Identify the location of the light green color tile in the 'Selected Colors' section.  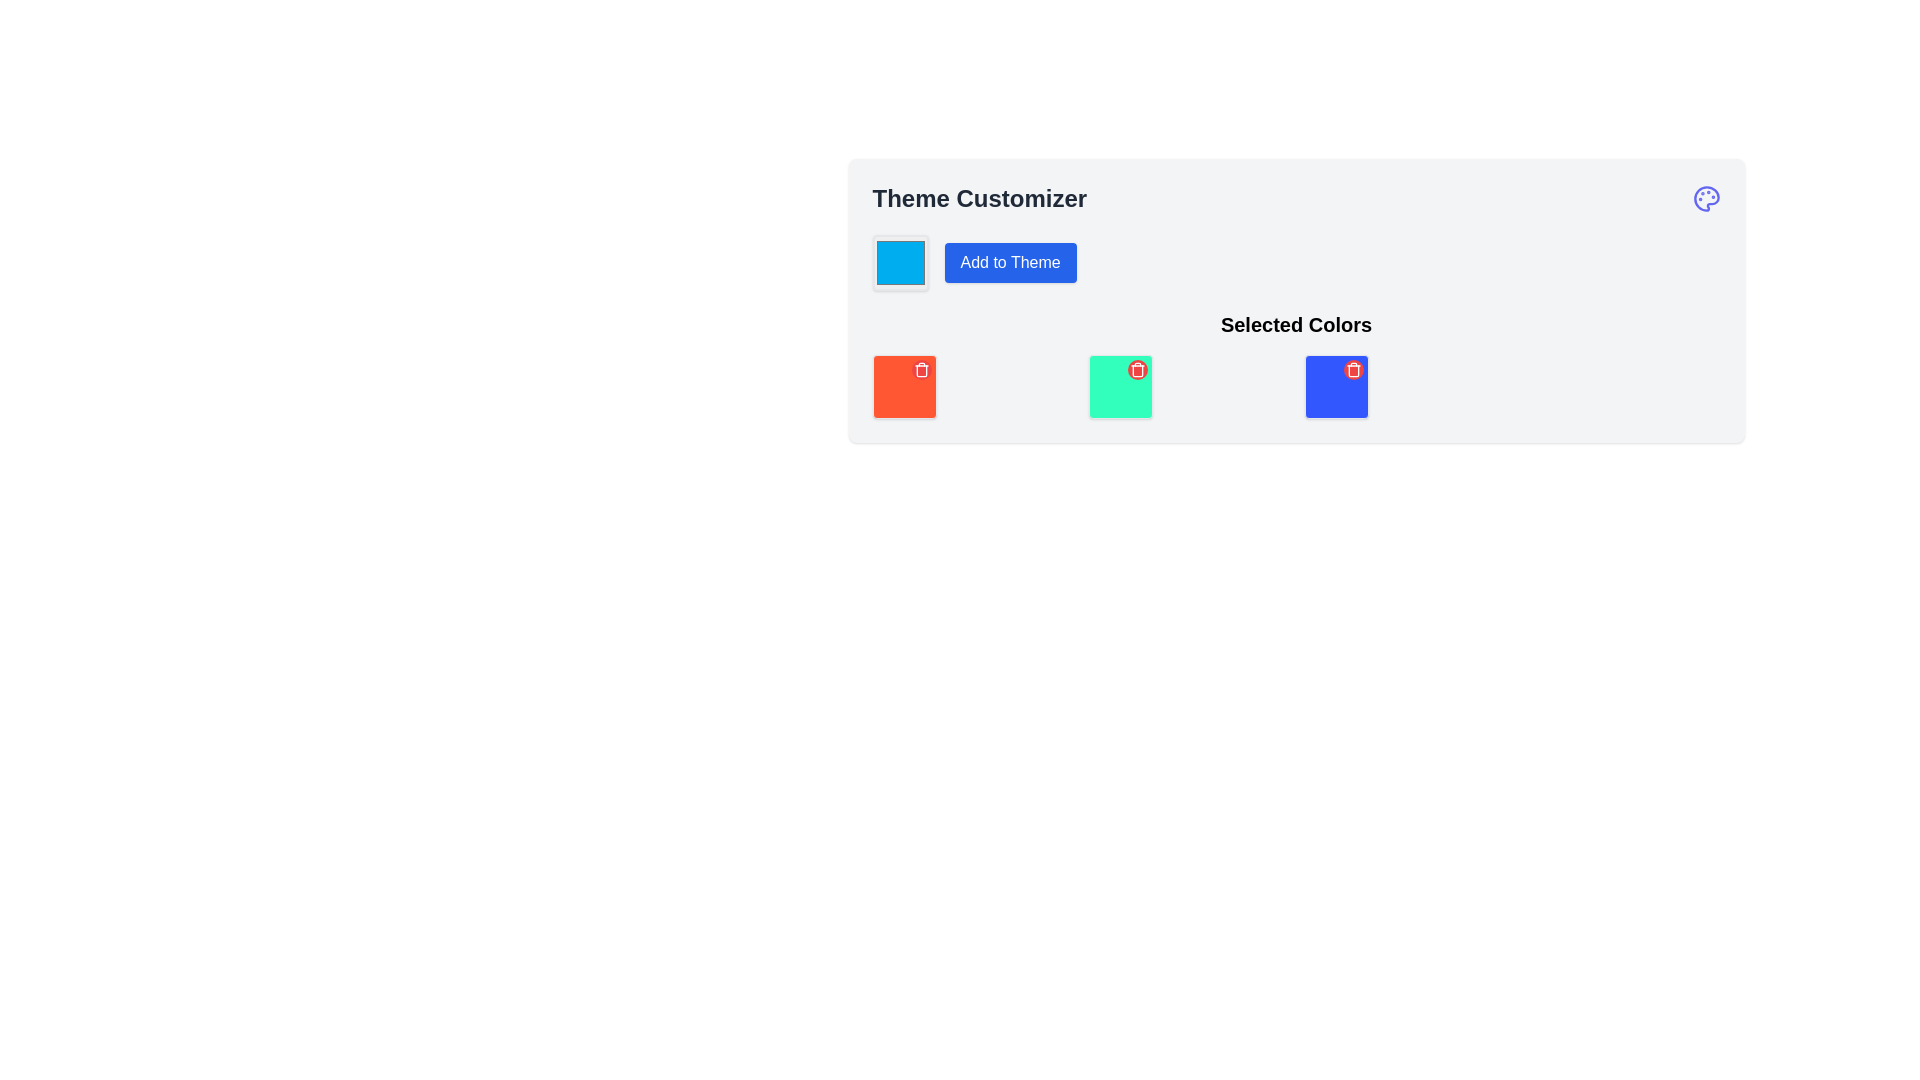
(1120, 386).